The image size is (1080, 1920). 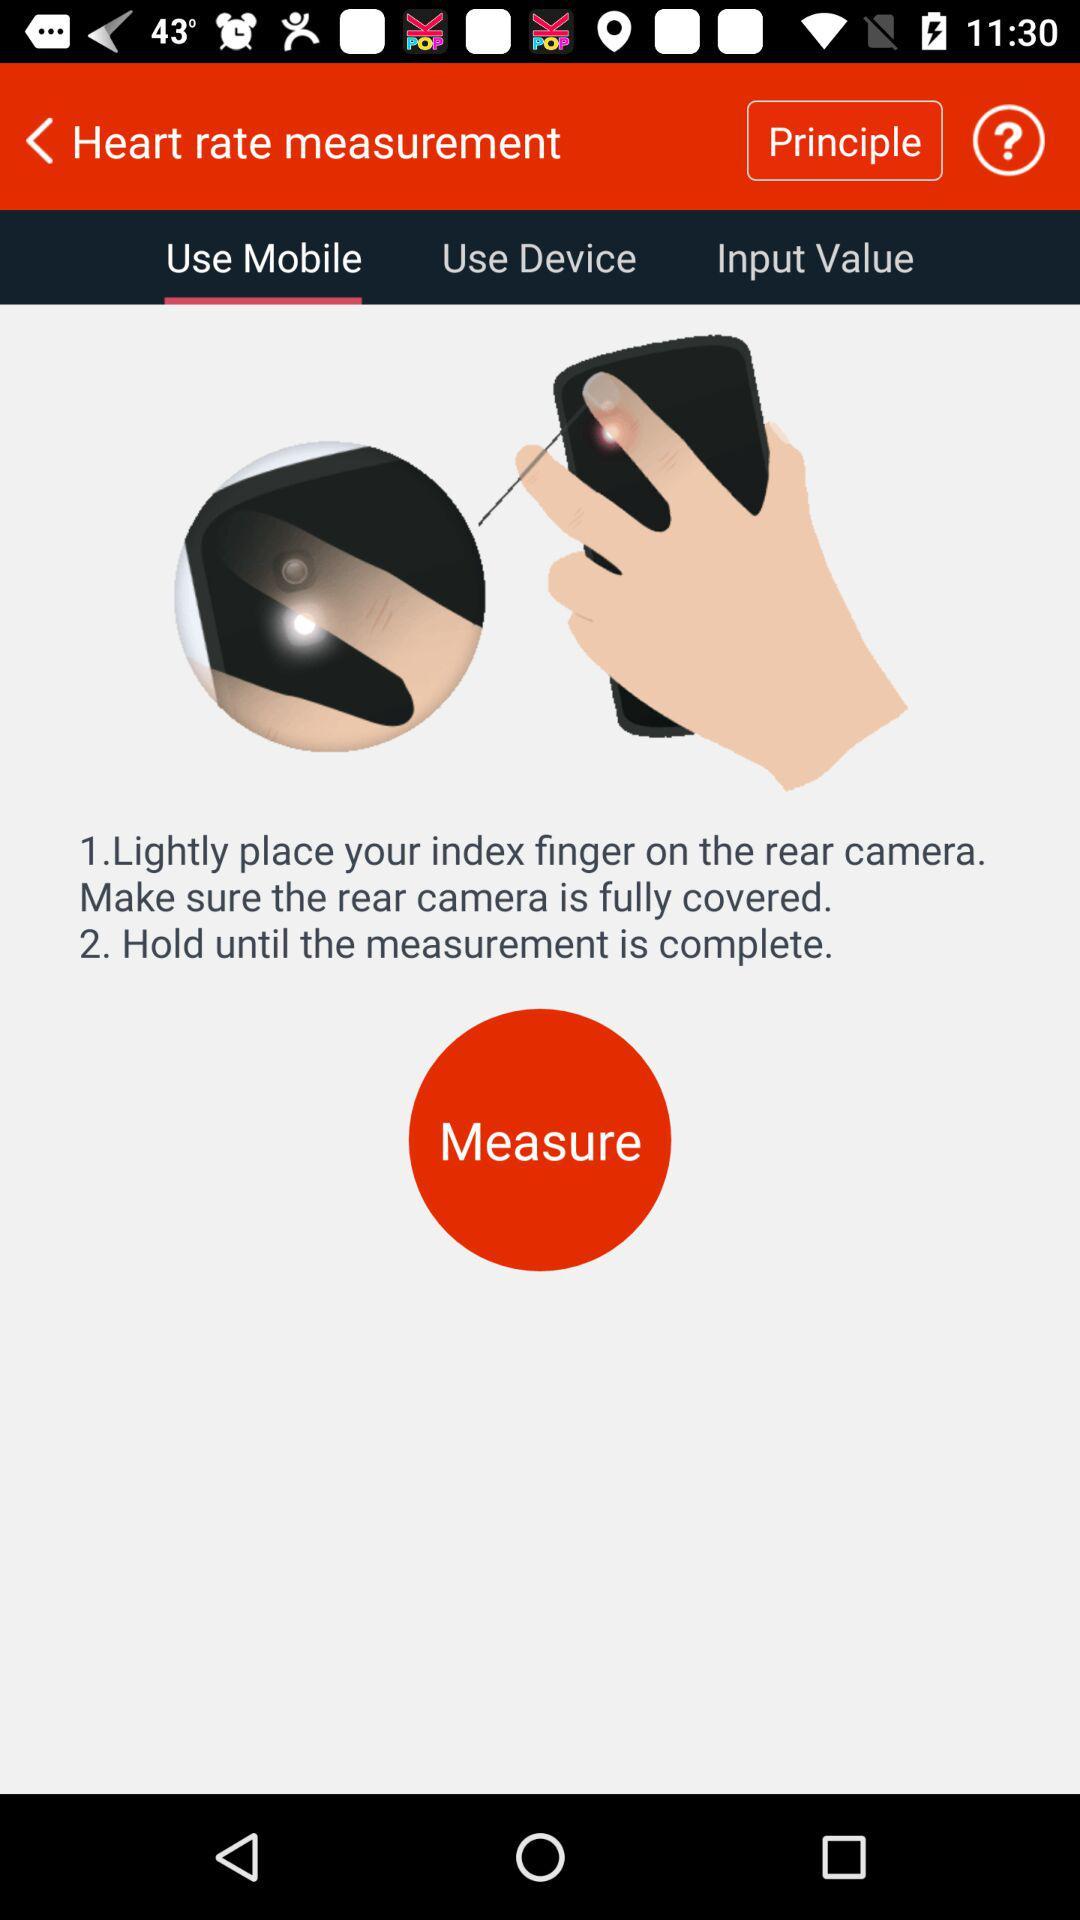 I want to click on icon at the top left corner, so click(x=262, y=256).